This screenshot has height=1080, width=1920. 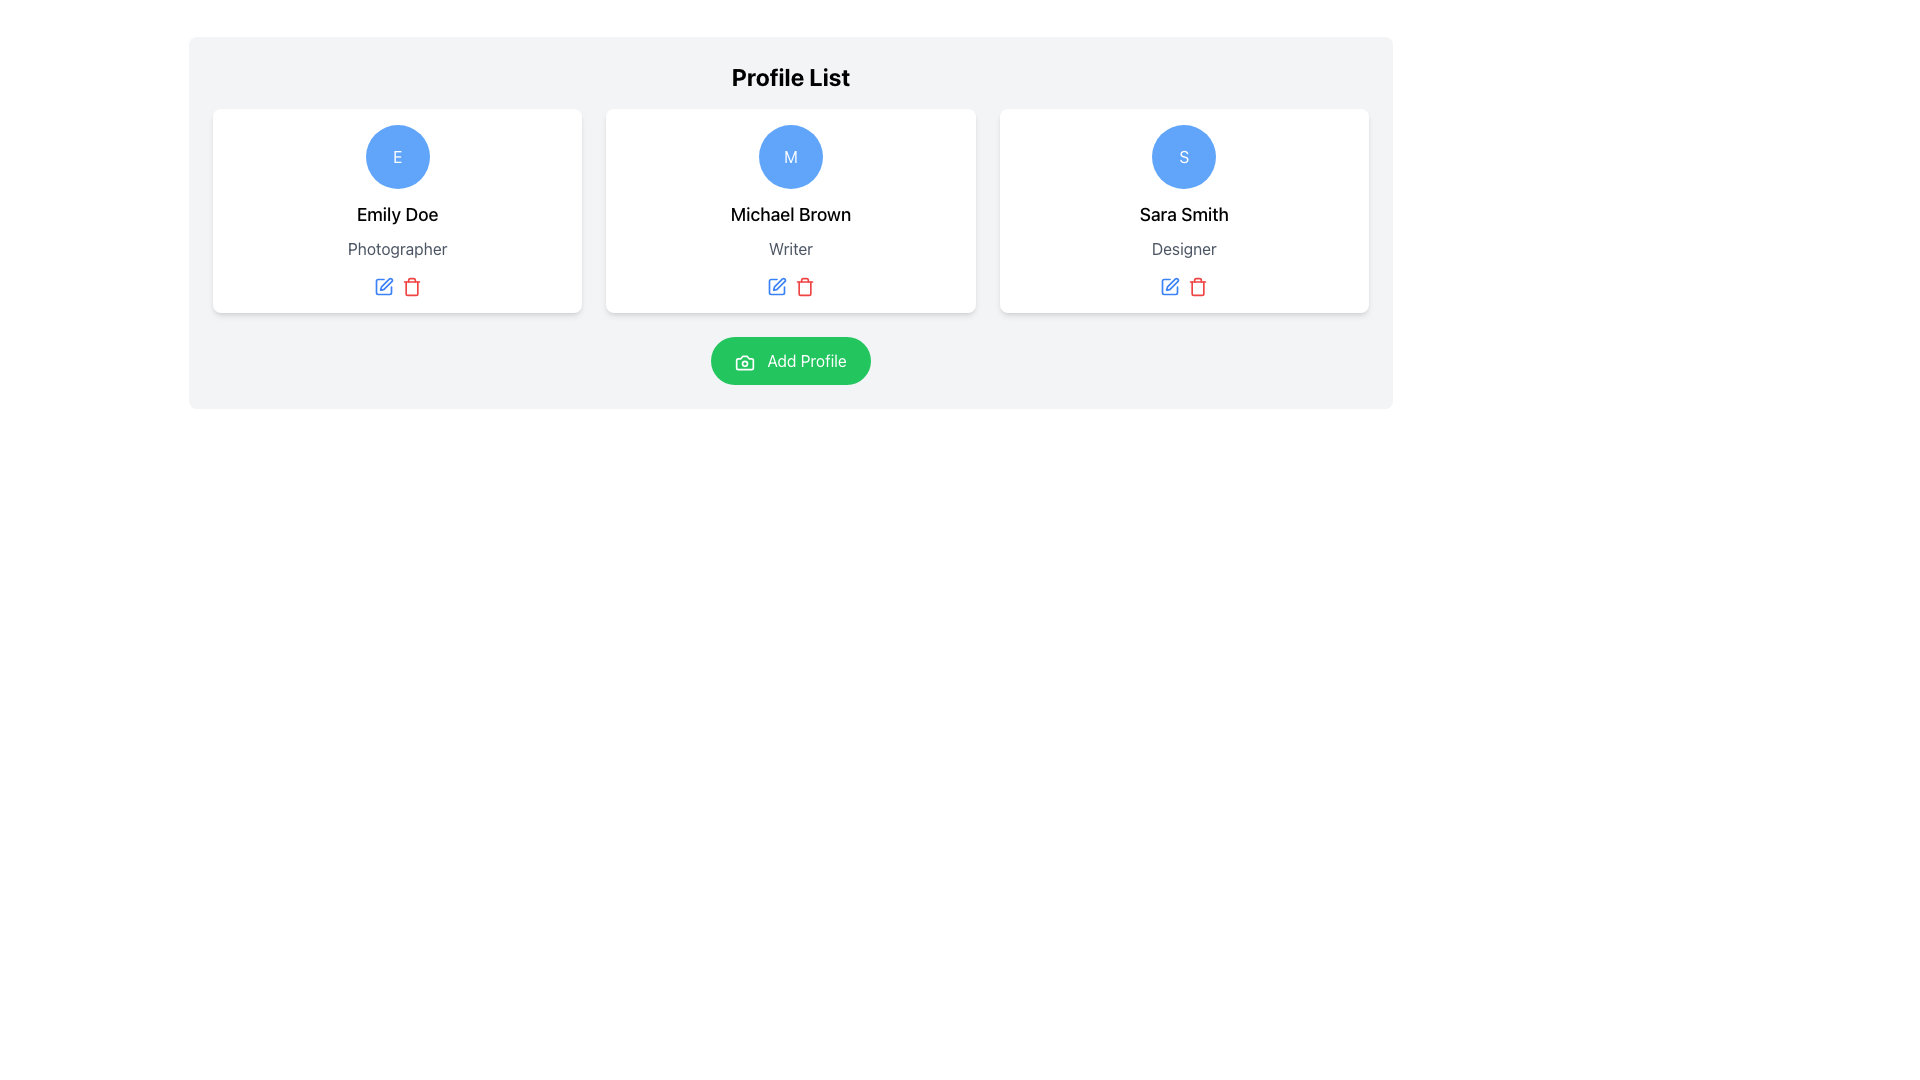 What do you see at coordinates (383, 286) in the screenshot?
I see `the SVG icon resembling a square located at the bottom of the card labeled 'Emily Doe', positioned immediately to the left of the trashcan icon` at bounding box center [383, 286].